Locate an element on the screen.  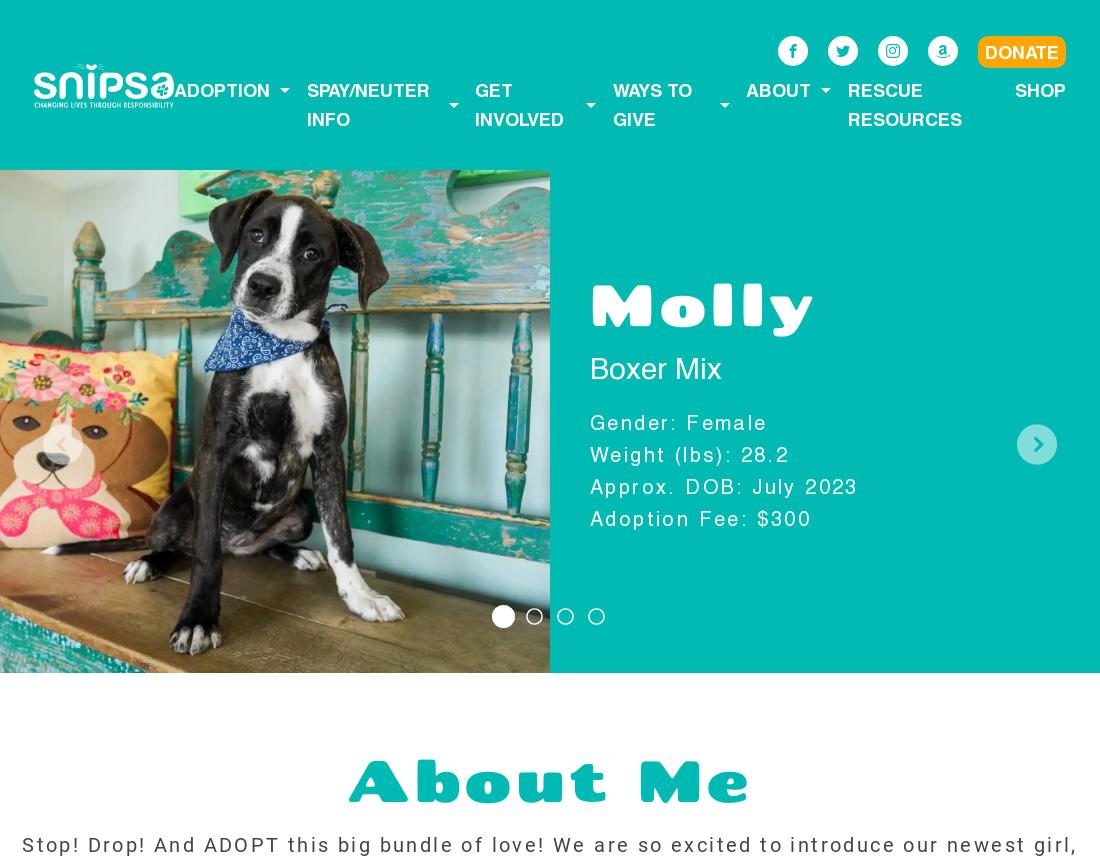
'Ways to give' is located at coordinates (651, 103).